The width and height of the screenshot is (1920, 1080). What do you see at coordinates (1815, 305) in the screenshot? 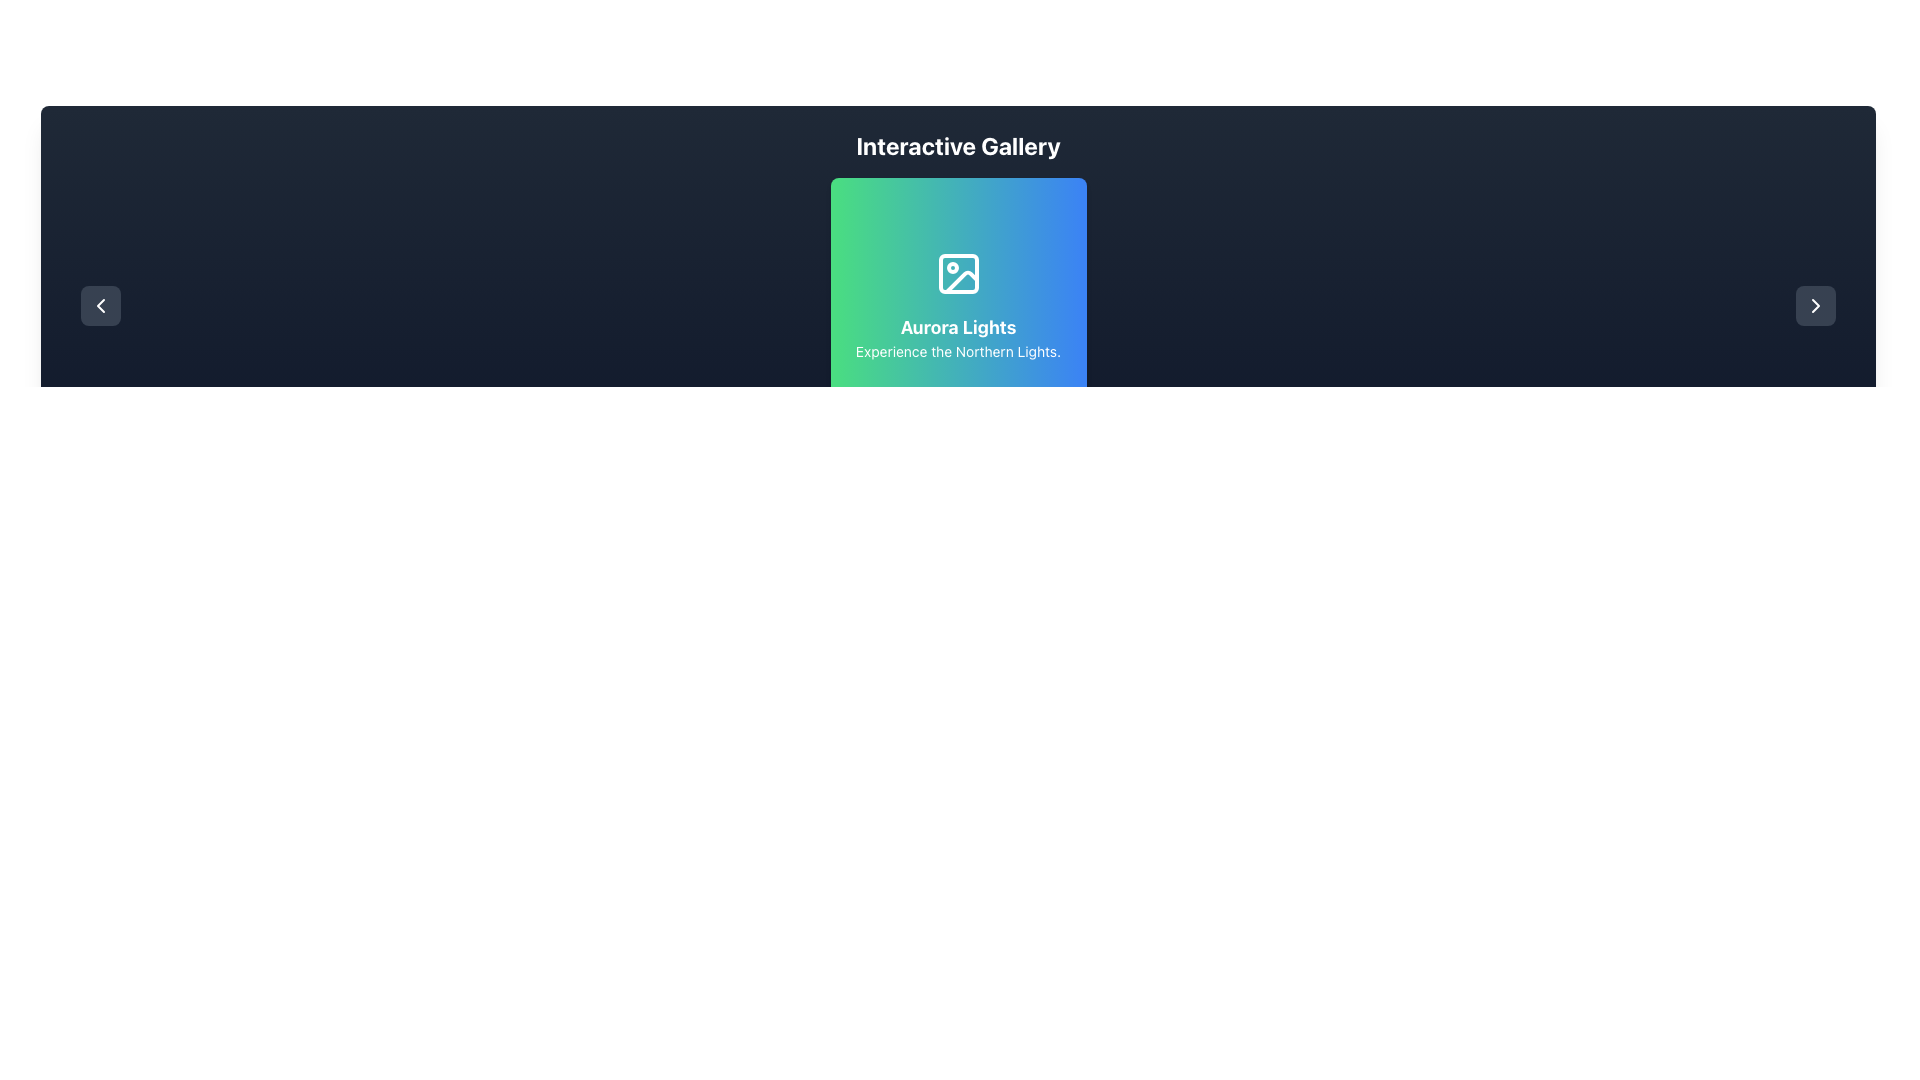
I see `the right-facing chevron icon within the circular button located at the far right of the interface` at bounding box center [1815, 305].